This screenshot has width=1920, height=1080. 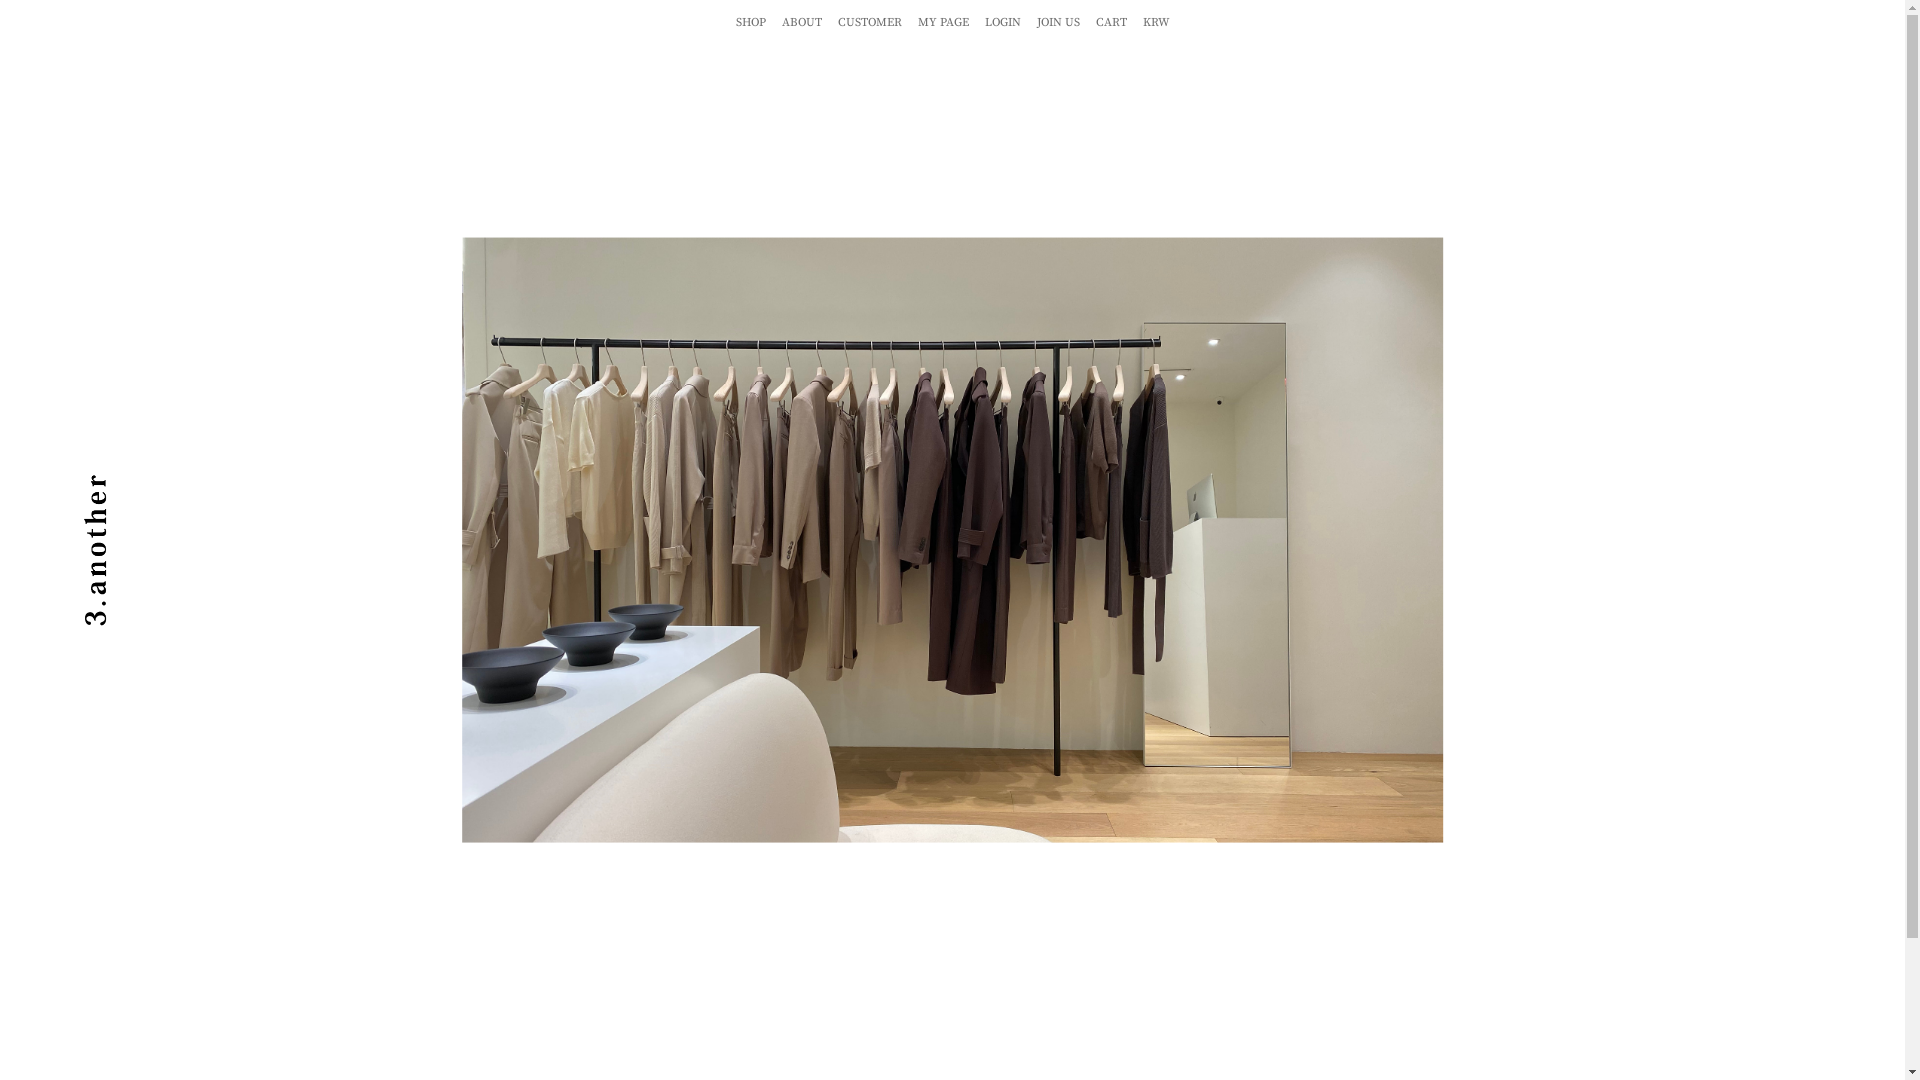 I want to click on 'MY PAGE', so click(x=942, y=22).